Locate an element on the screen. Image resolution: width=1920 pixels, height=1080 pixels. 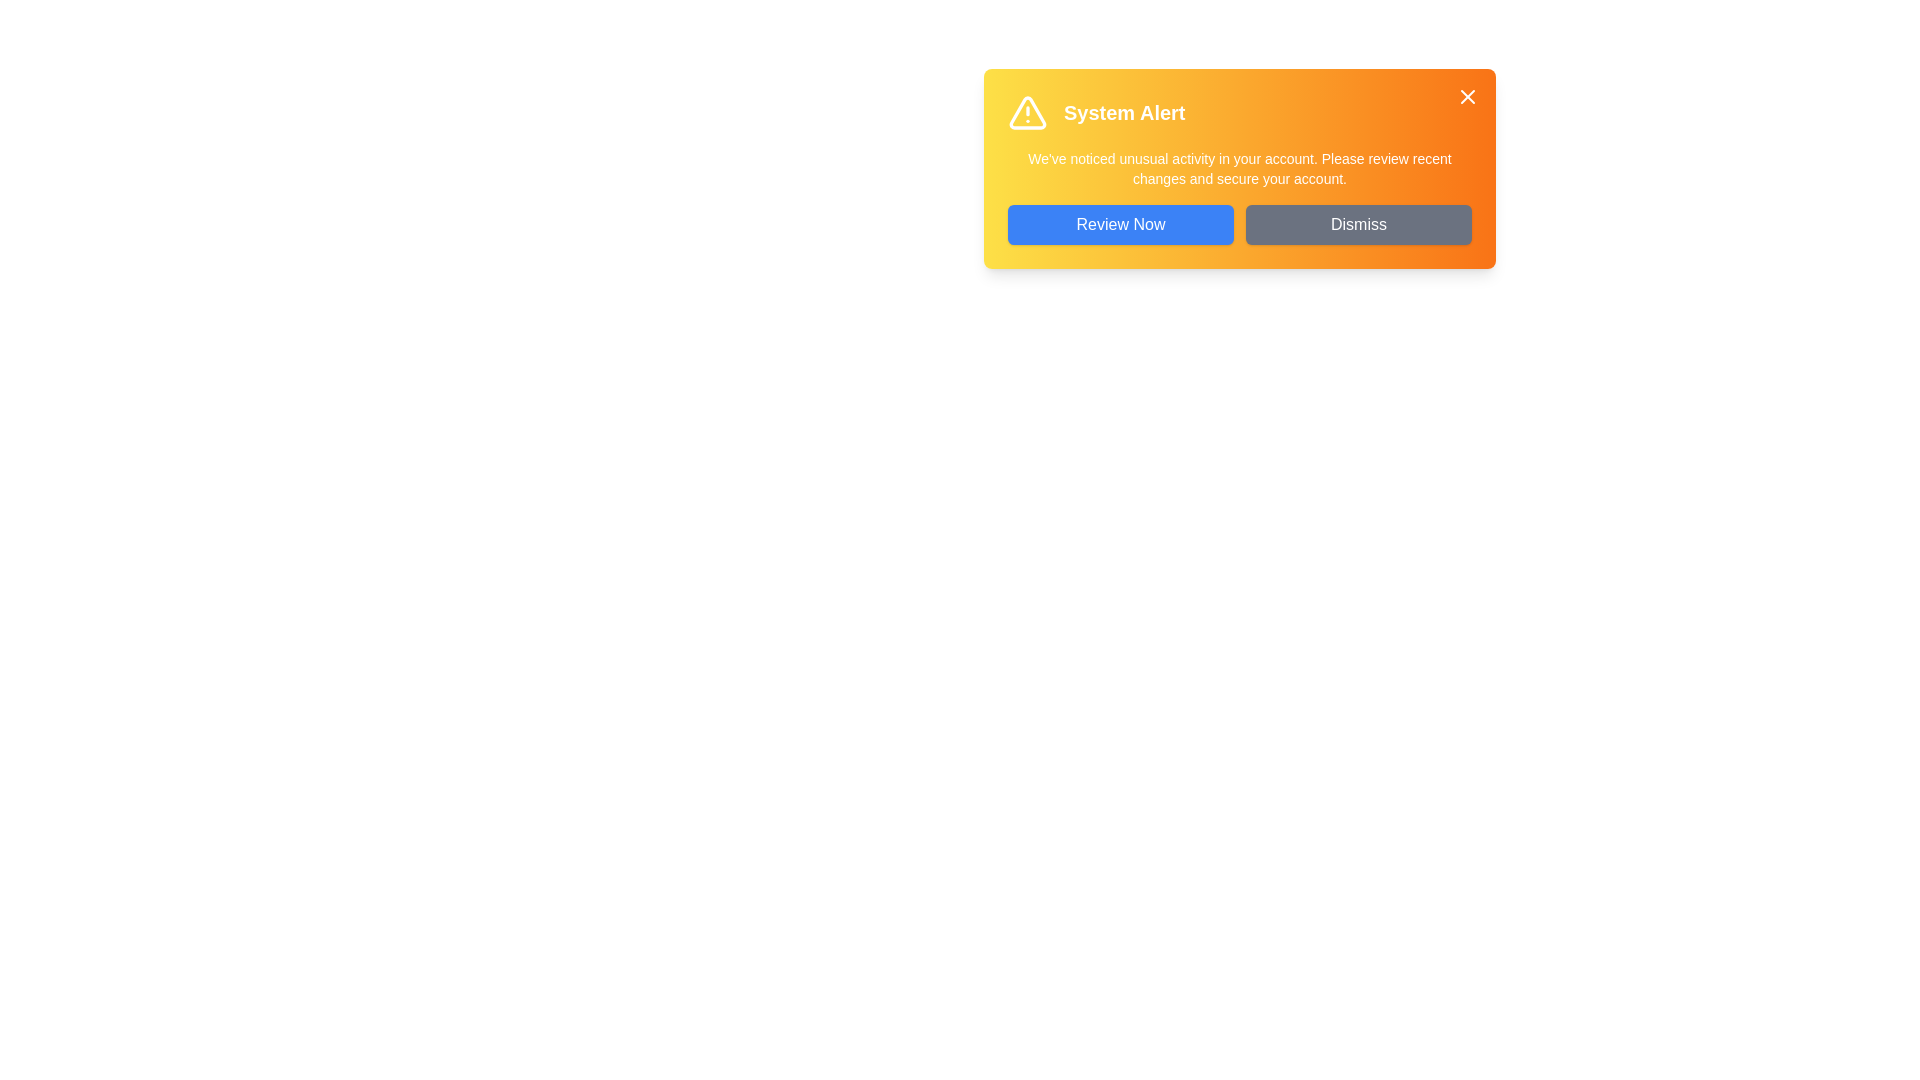
the 'Review Now' button to proceed with account review is located at coordinates (1121, 224).